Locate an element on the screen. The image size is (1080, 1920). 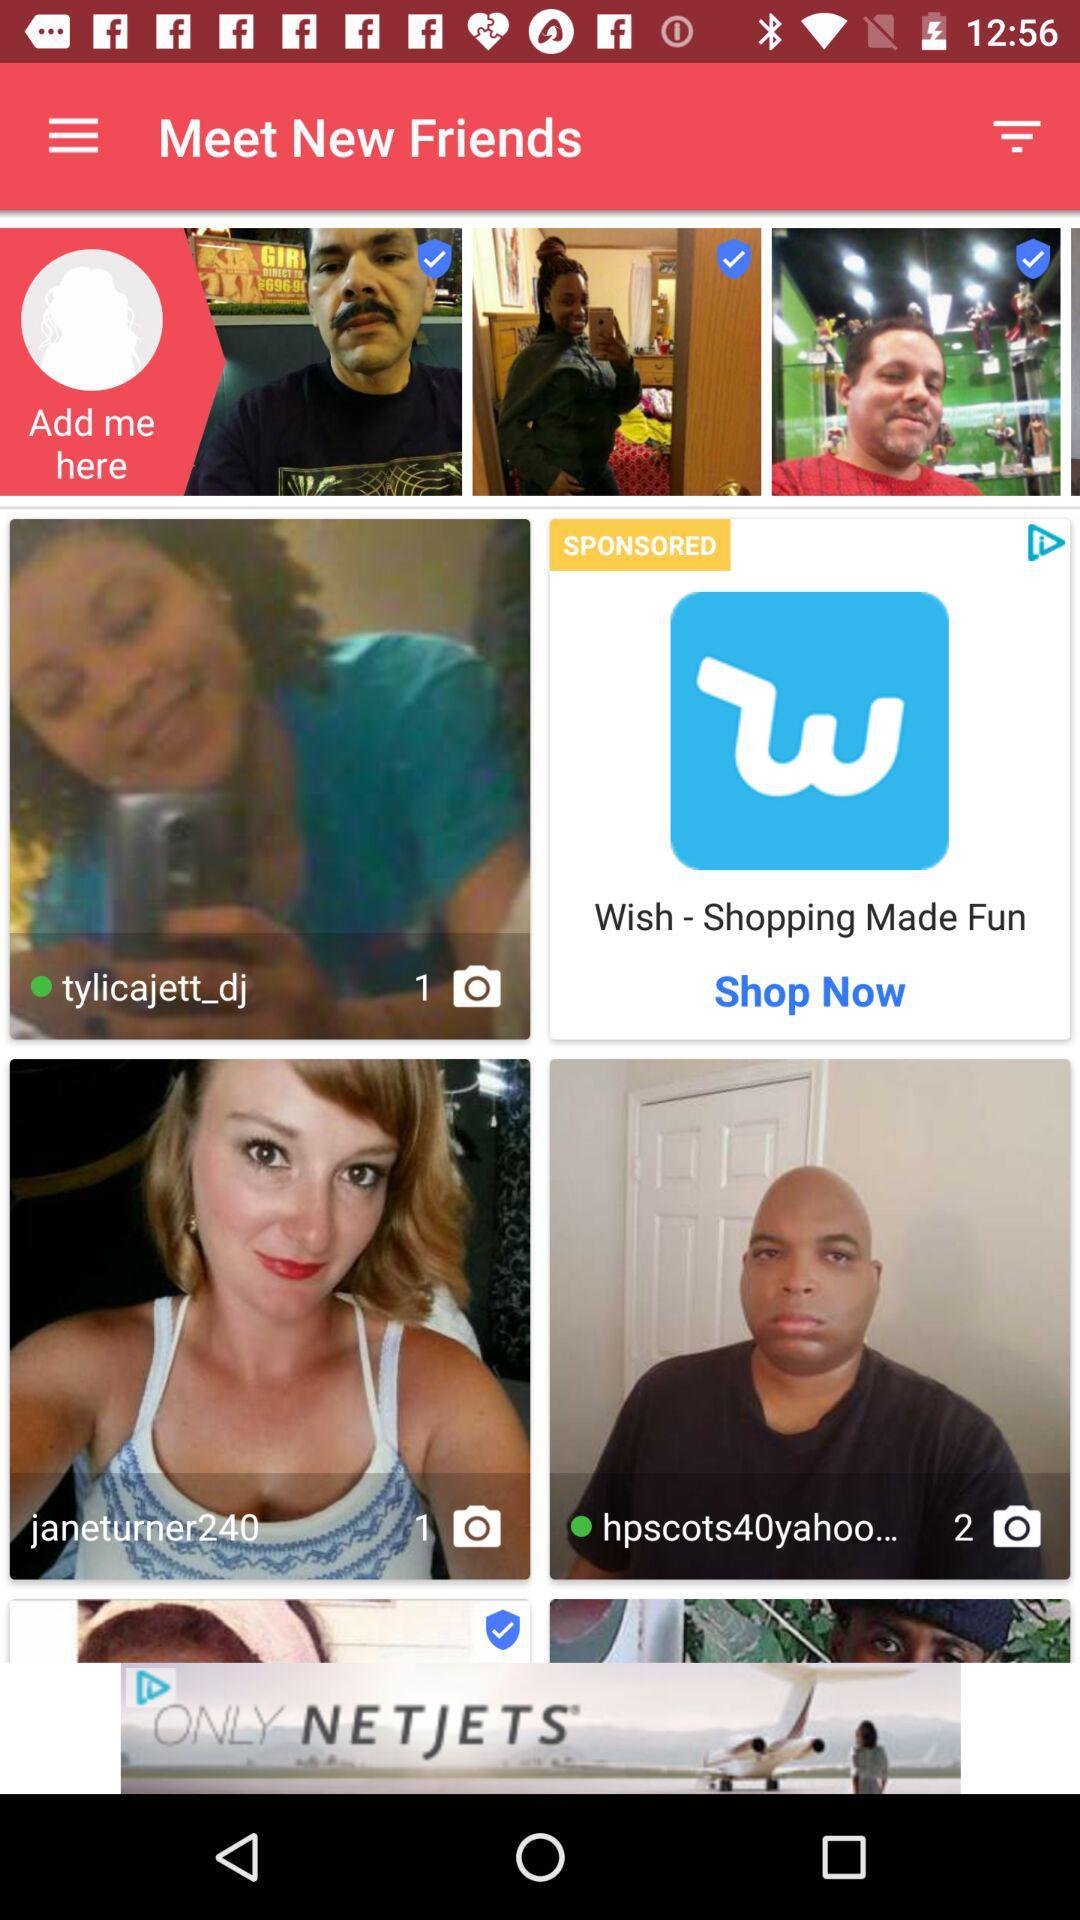
click on add is located at coordinates (810, 729).